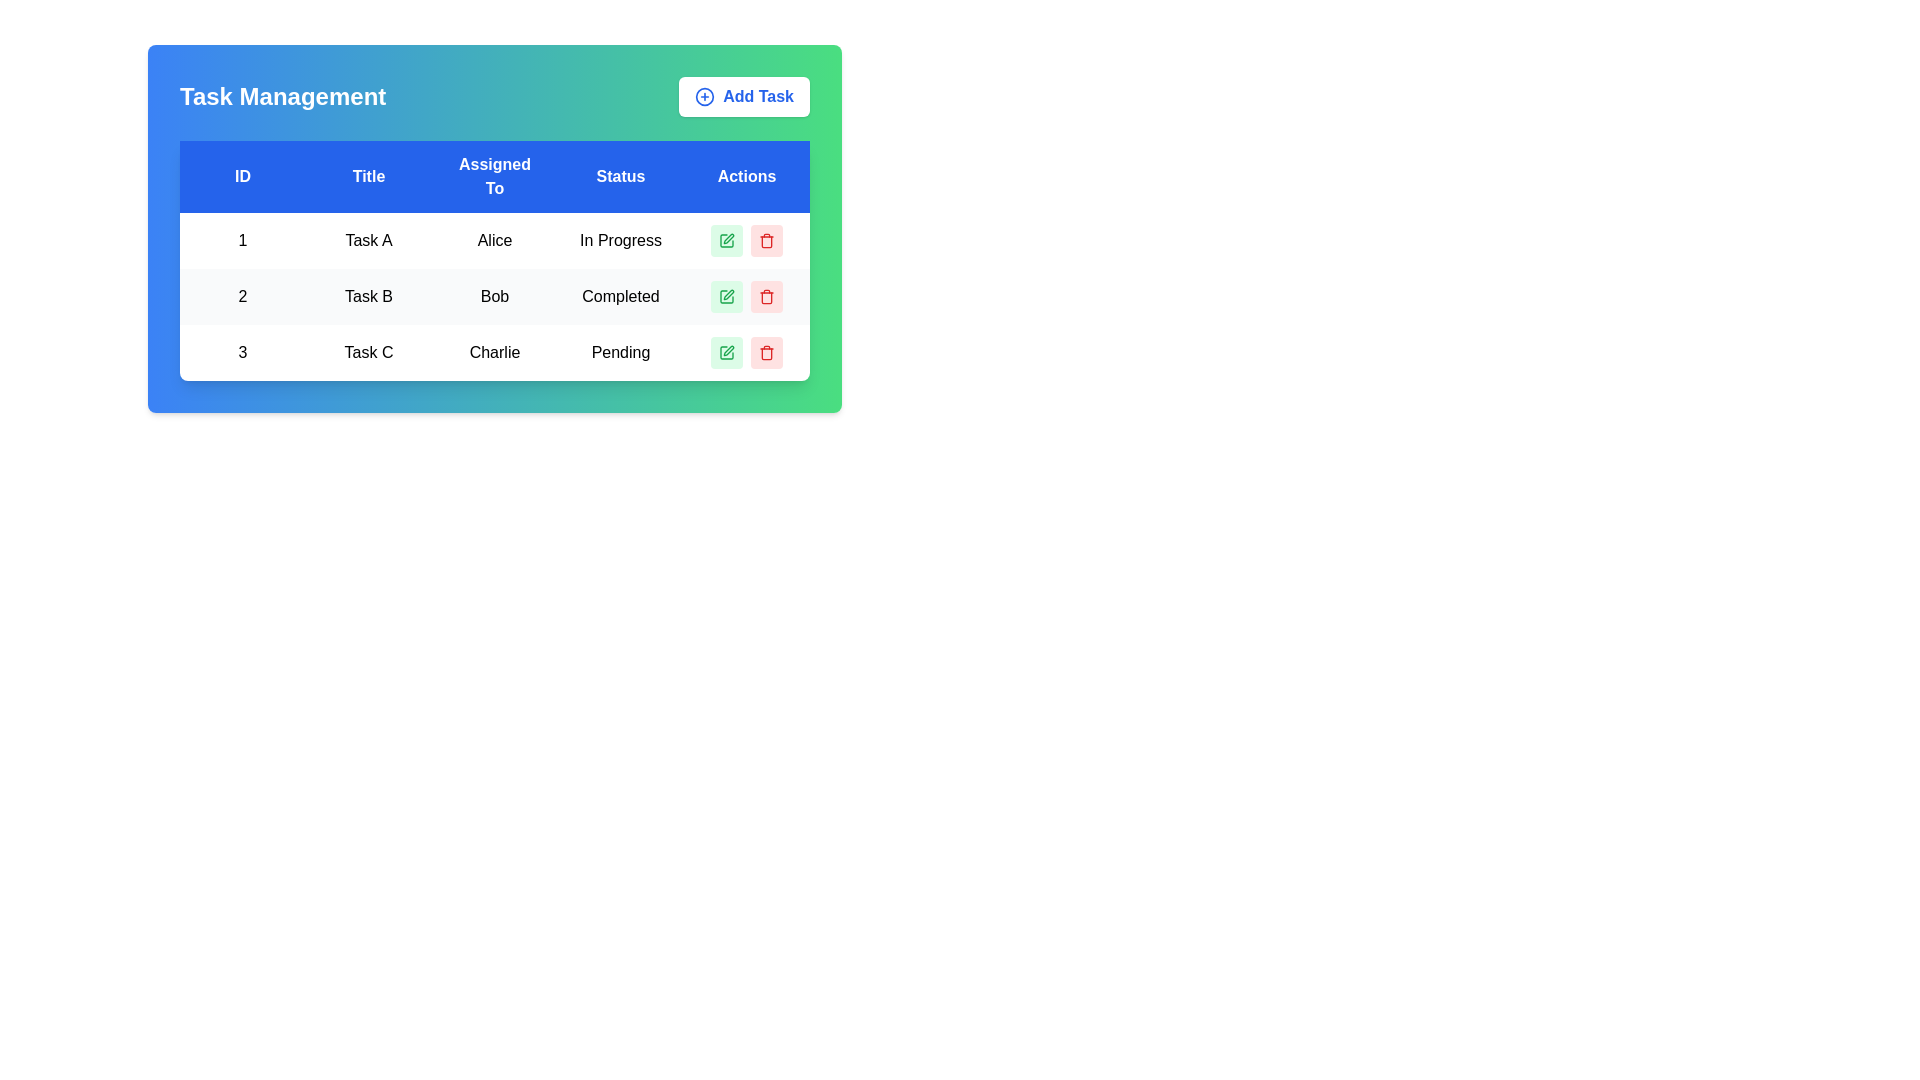  What do you see at coordinates (369, 176) in the screenshot?
I see `the column header labeled 'Title' which is the second header from the left in a table layout, located on a blue background with white text` at bounding box center [369, 176].